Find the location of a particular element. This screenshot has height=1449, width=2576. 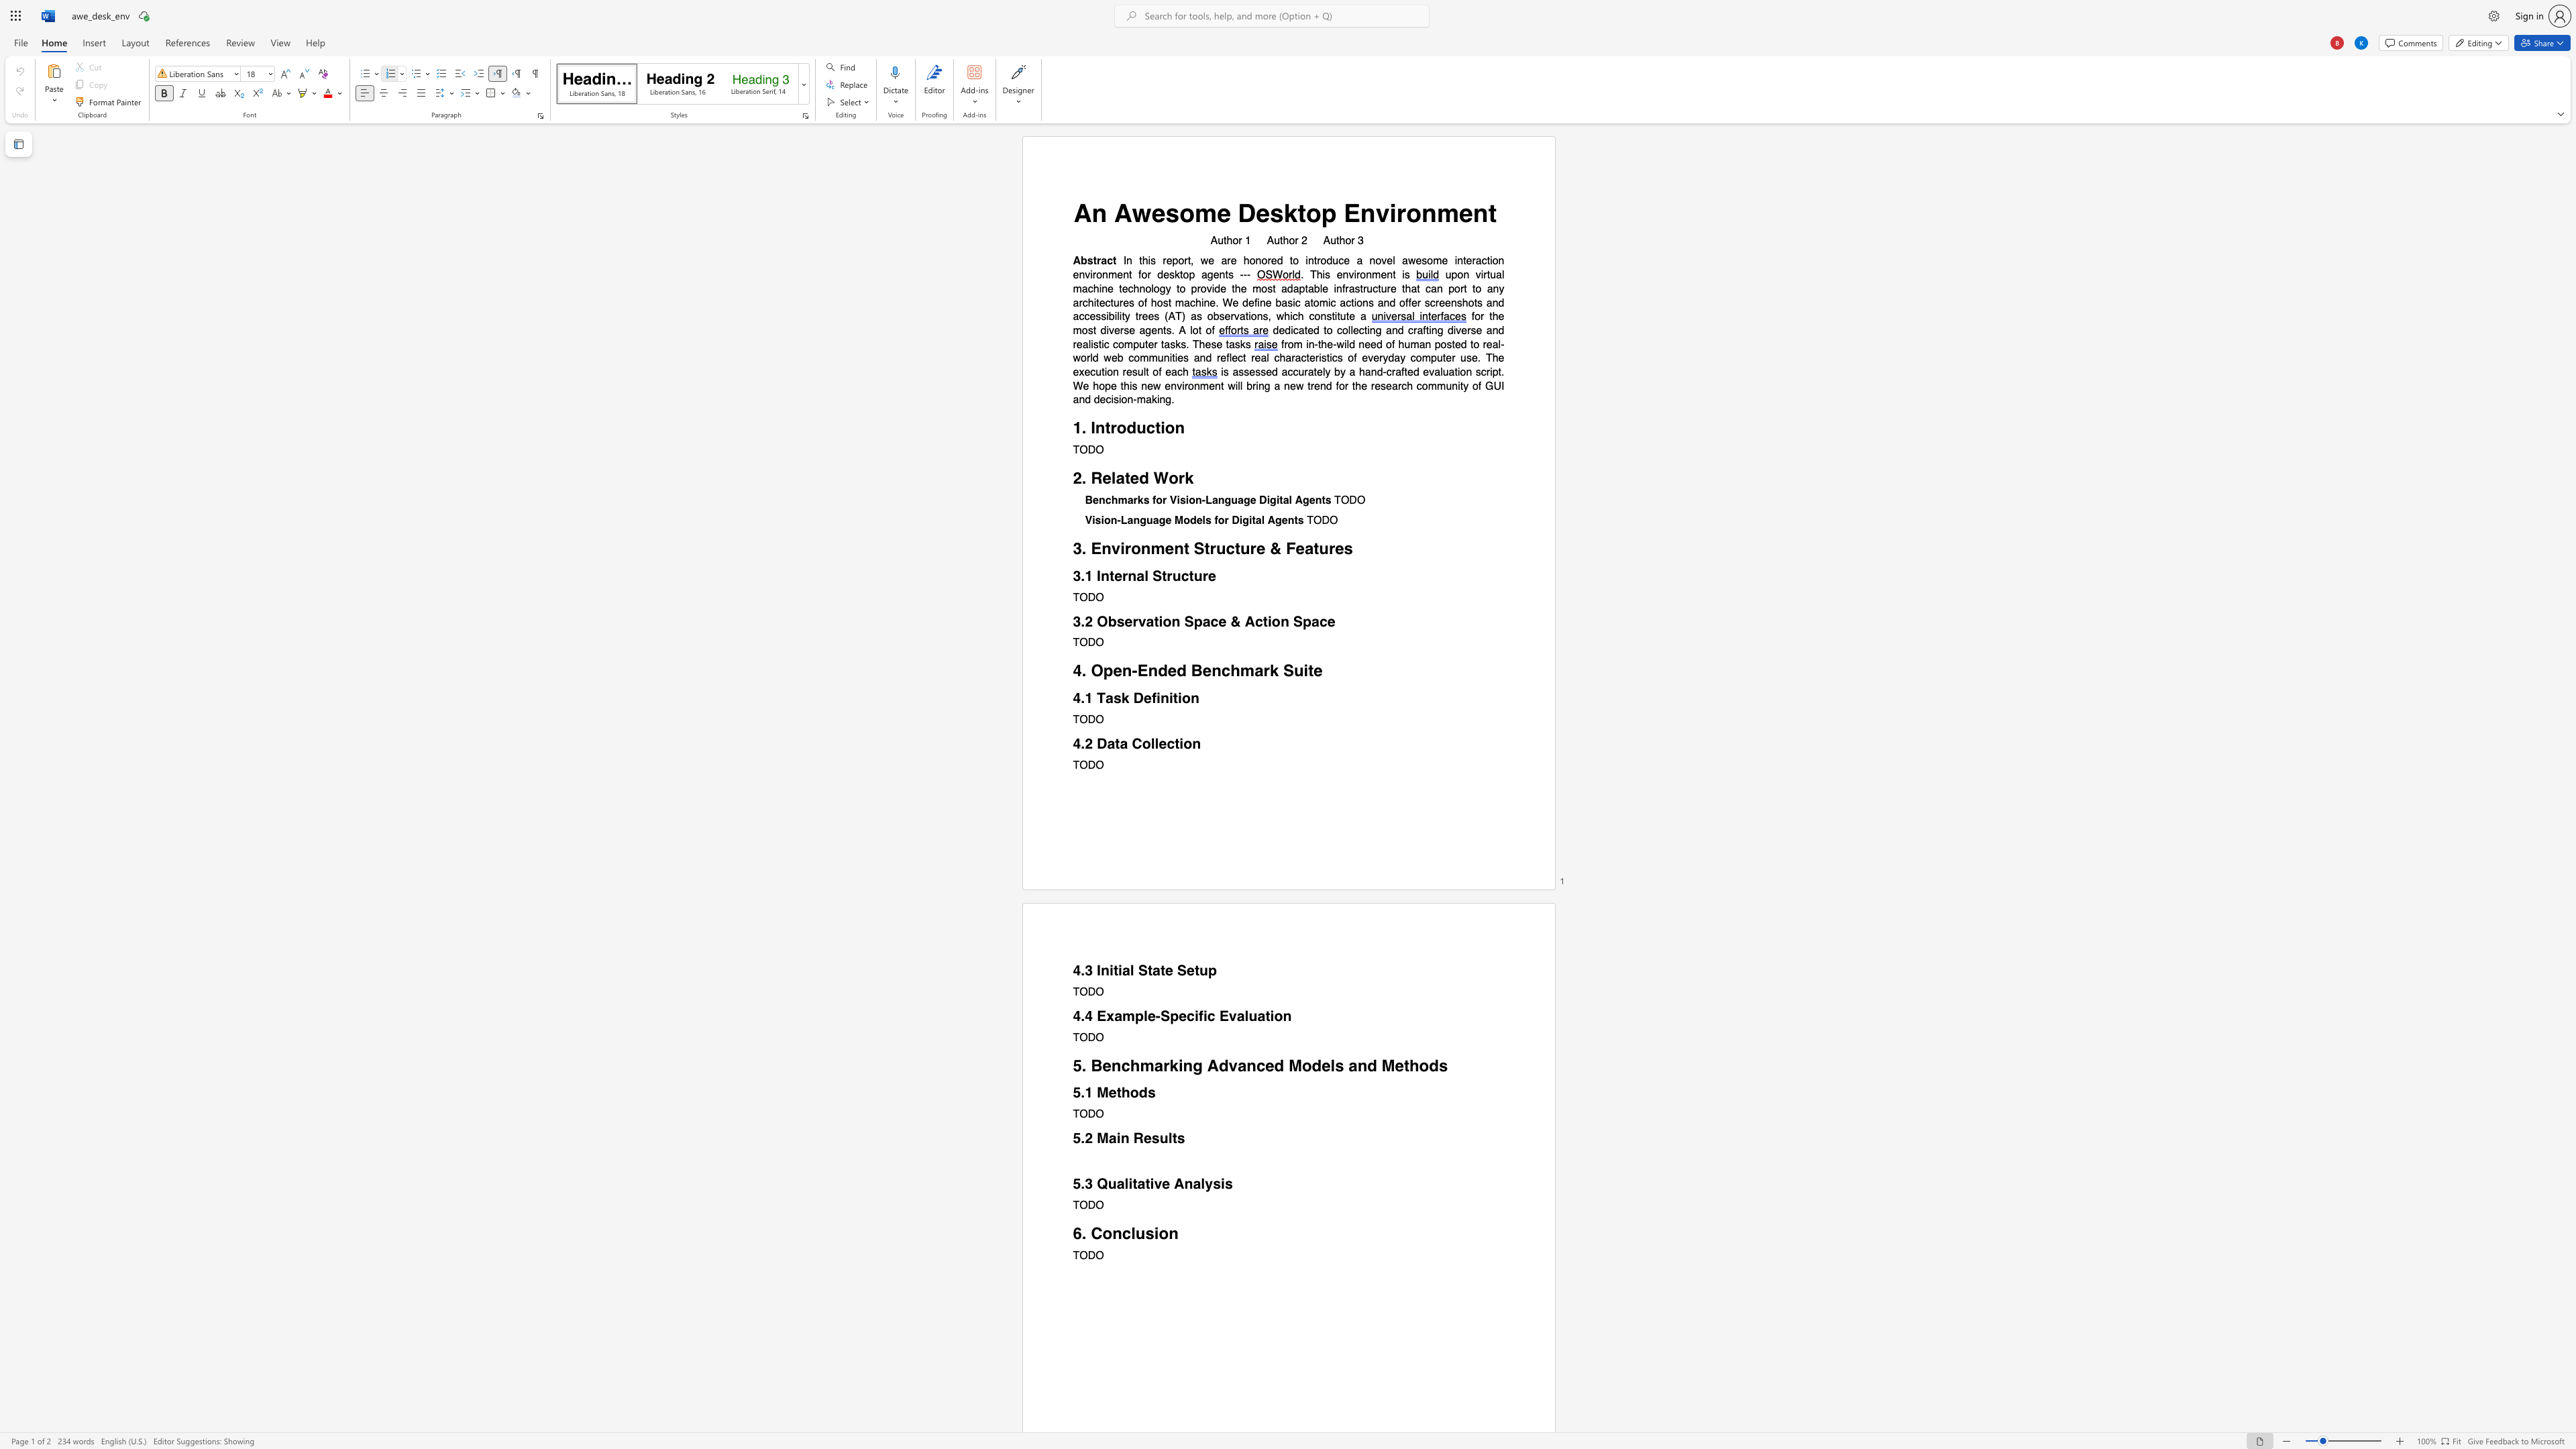

the 1th character "e" in the text is located at coordinates (1112, 1092).